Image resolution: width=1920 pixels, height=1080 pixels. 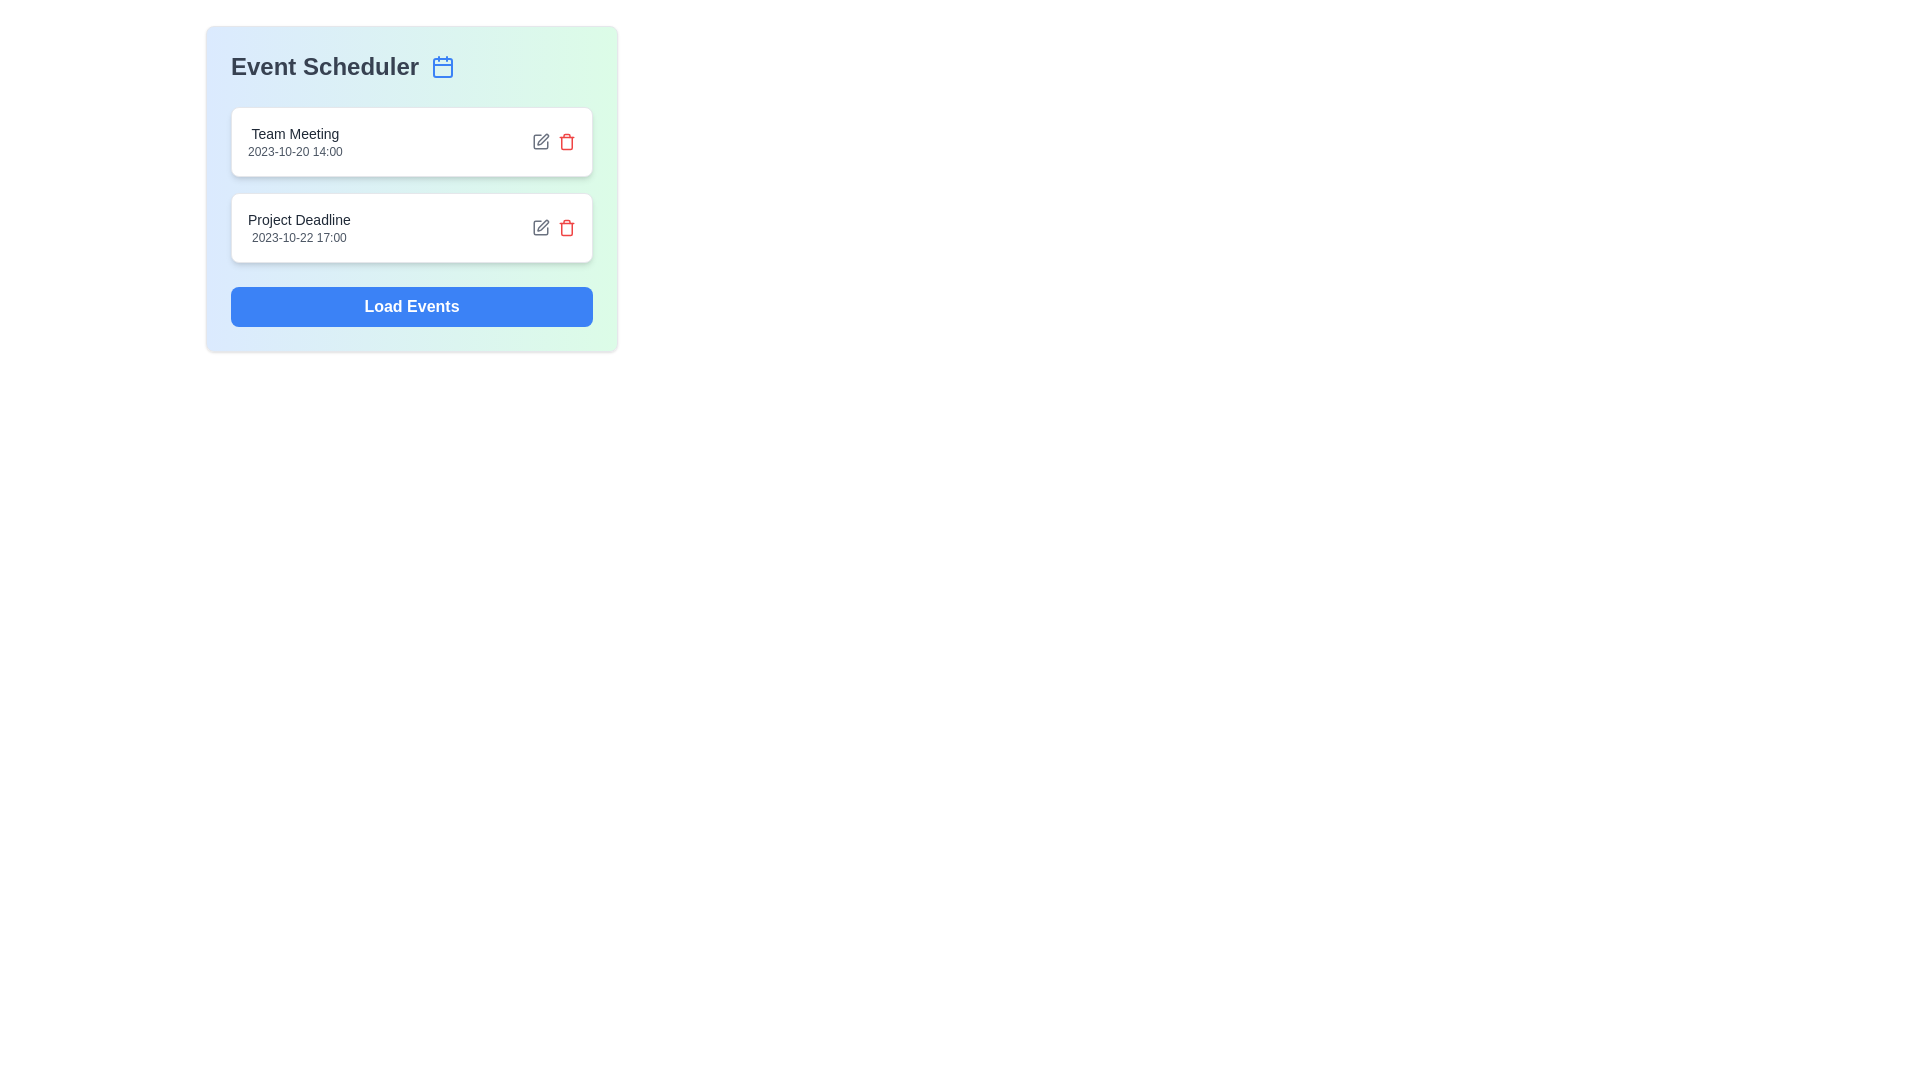 I want to click on the button located at the bottom of the light gradient-colored panel, which is directly below the event summary cards labeled 'Team Meeting' and 'Project Deadline', to observe hover effects, so click(x=411, y=307).